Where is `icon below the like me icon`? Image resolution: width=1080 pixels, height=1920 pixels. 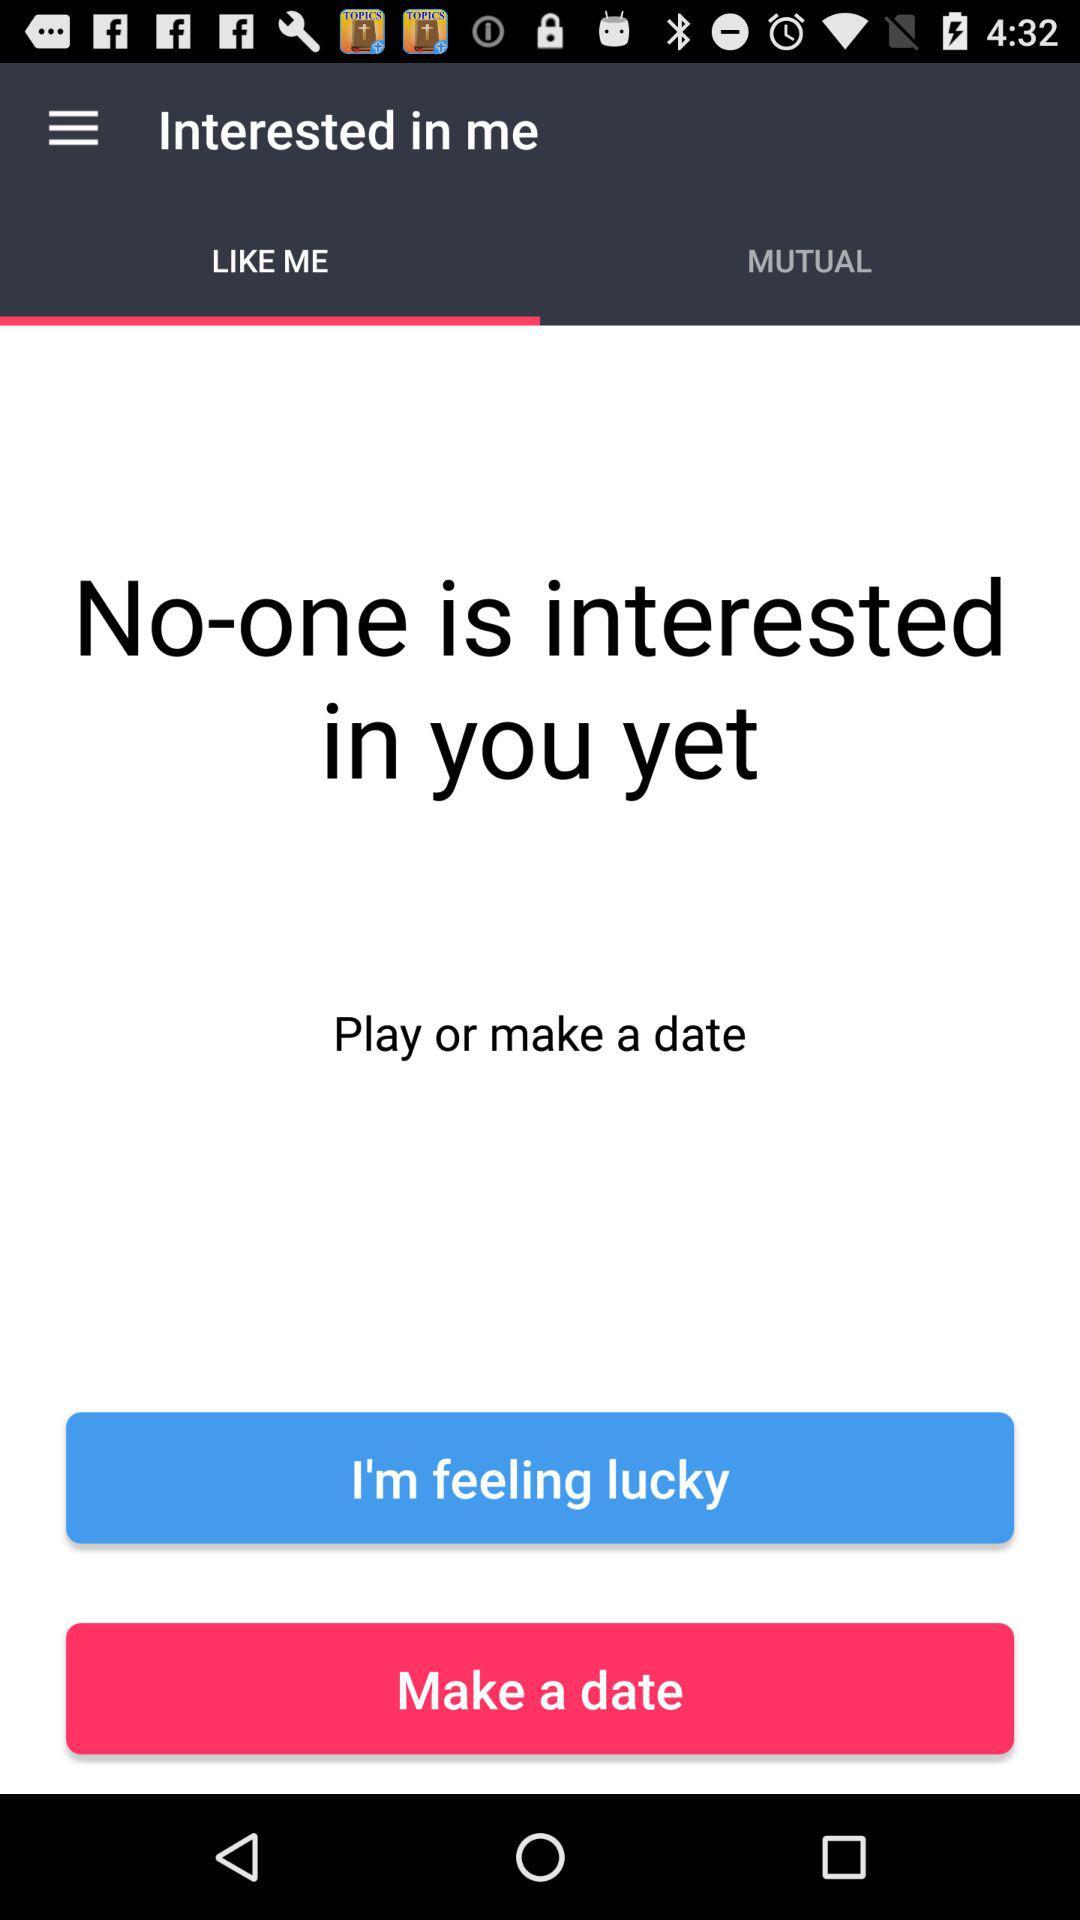
icon below the like me icon is located at coordinates (540, 1058).